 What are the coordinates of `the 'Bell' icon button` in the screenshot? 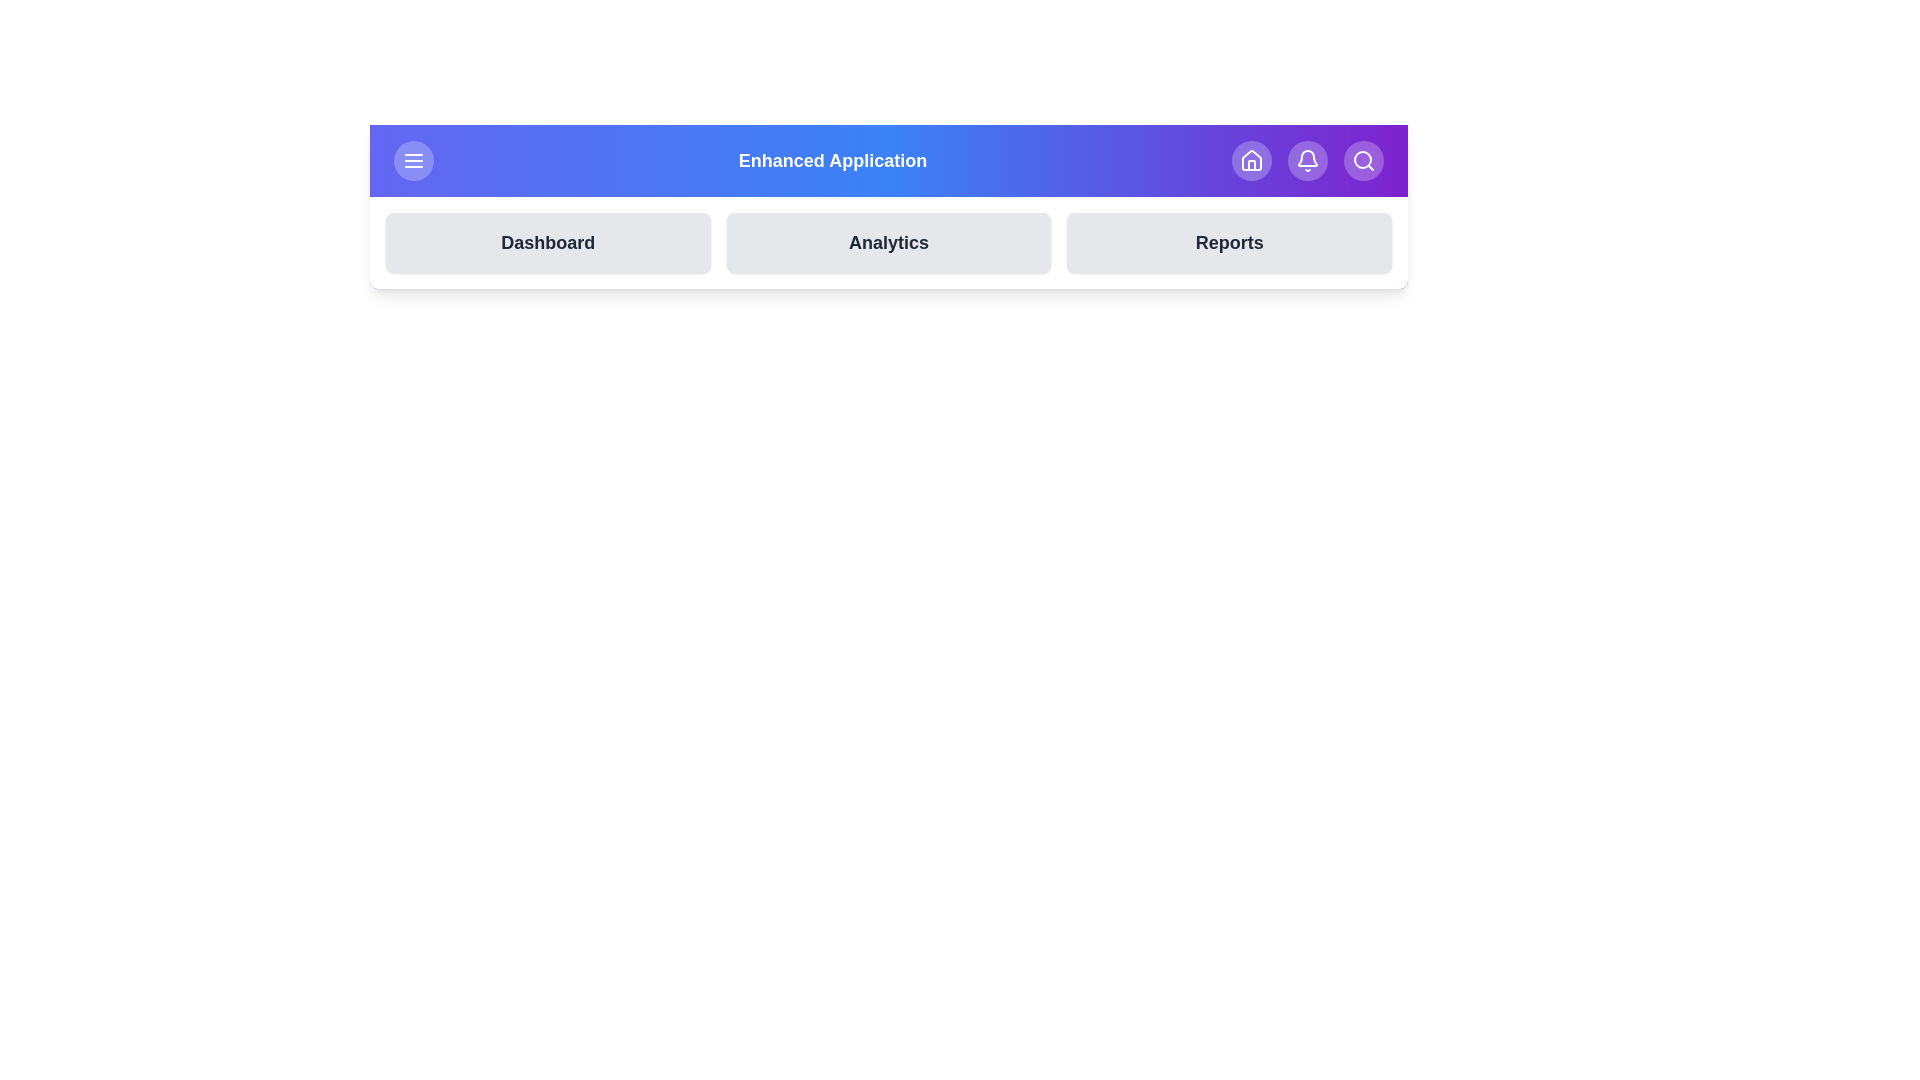 It's located at (1307, 160).